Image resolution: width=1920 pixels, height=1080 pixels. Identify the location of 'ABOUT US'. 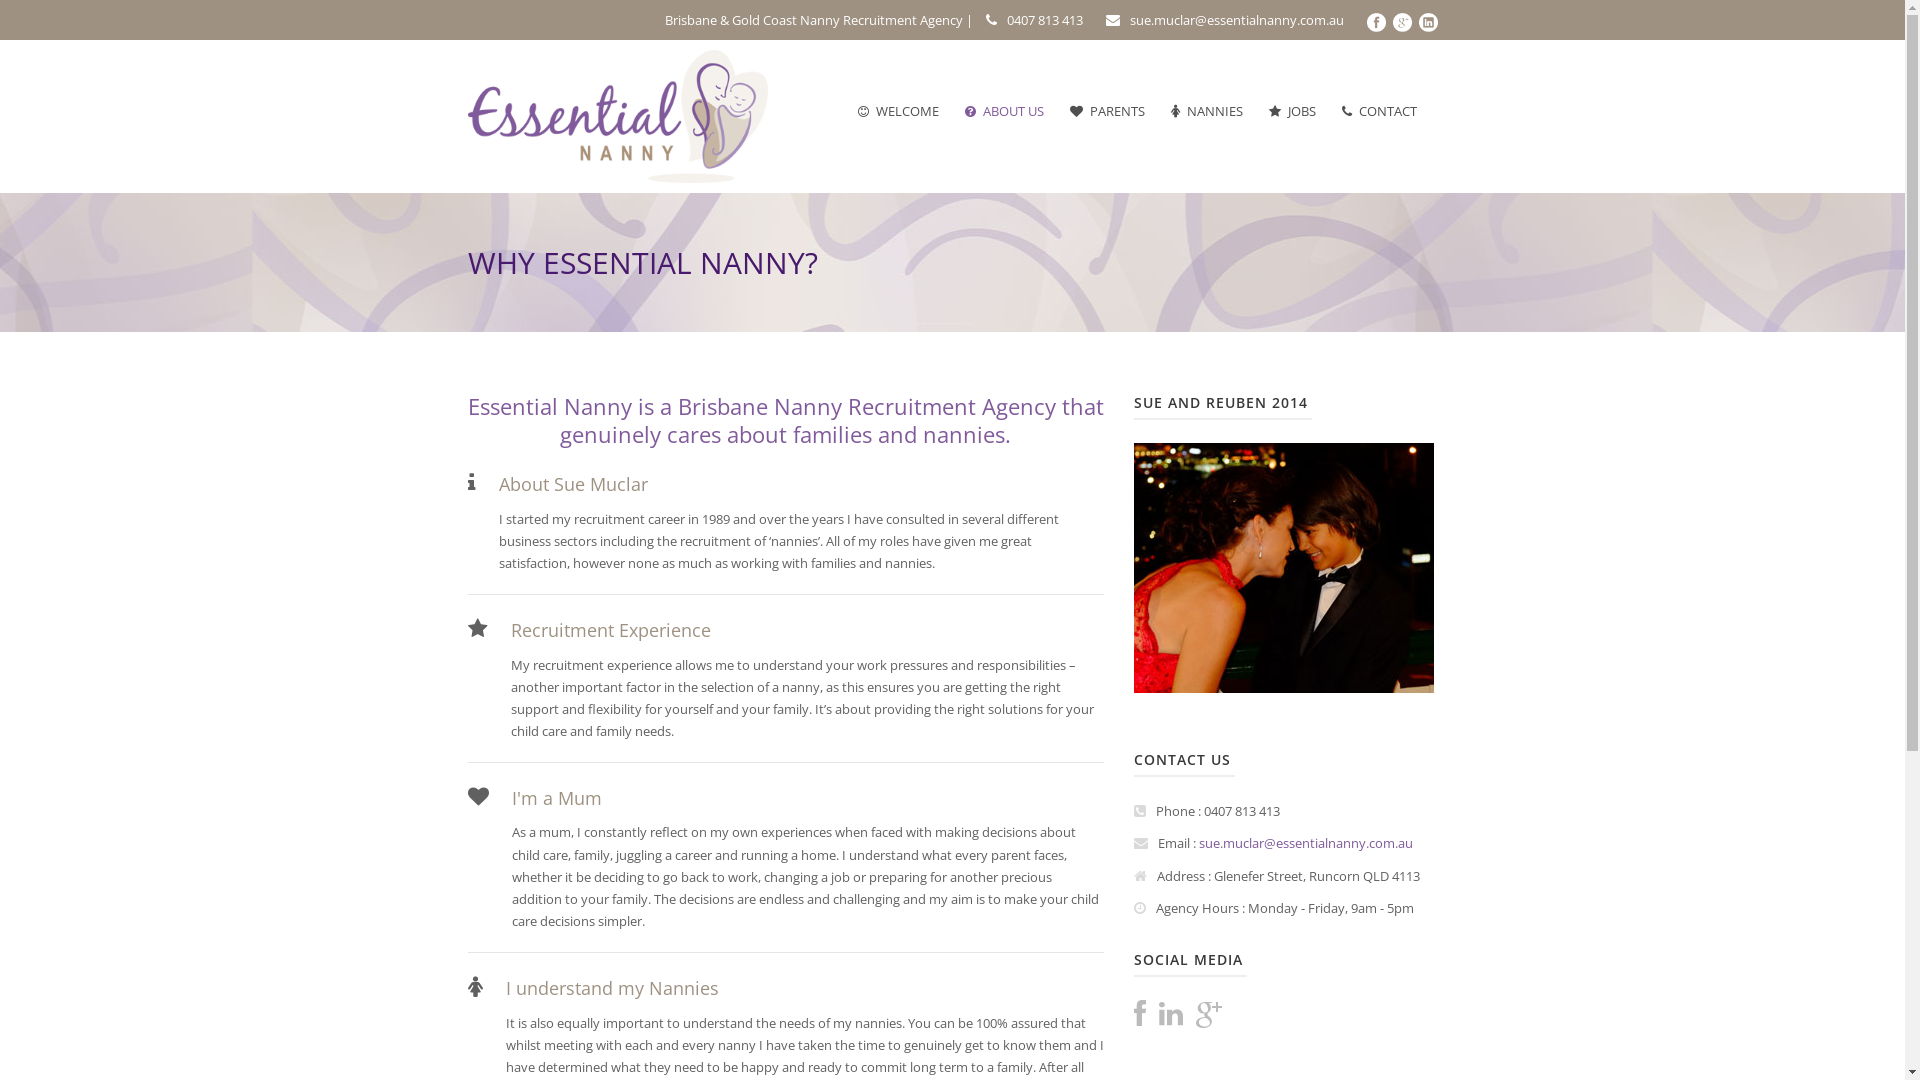
(1004, 111).